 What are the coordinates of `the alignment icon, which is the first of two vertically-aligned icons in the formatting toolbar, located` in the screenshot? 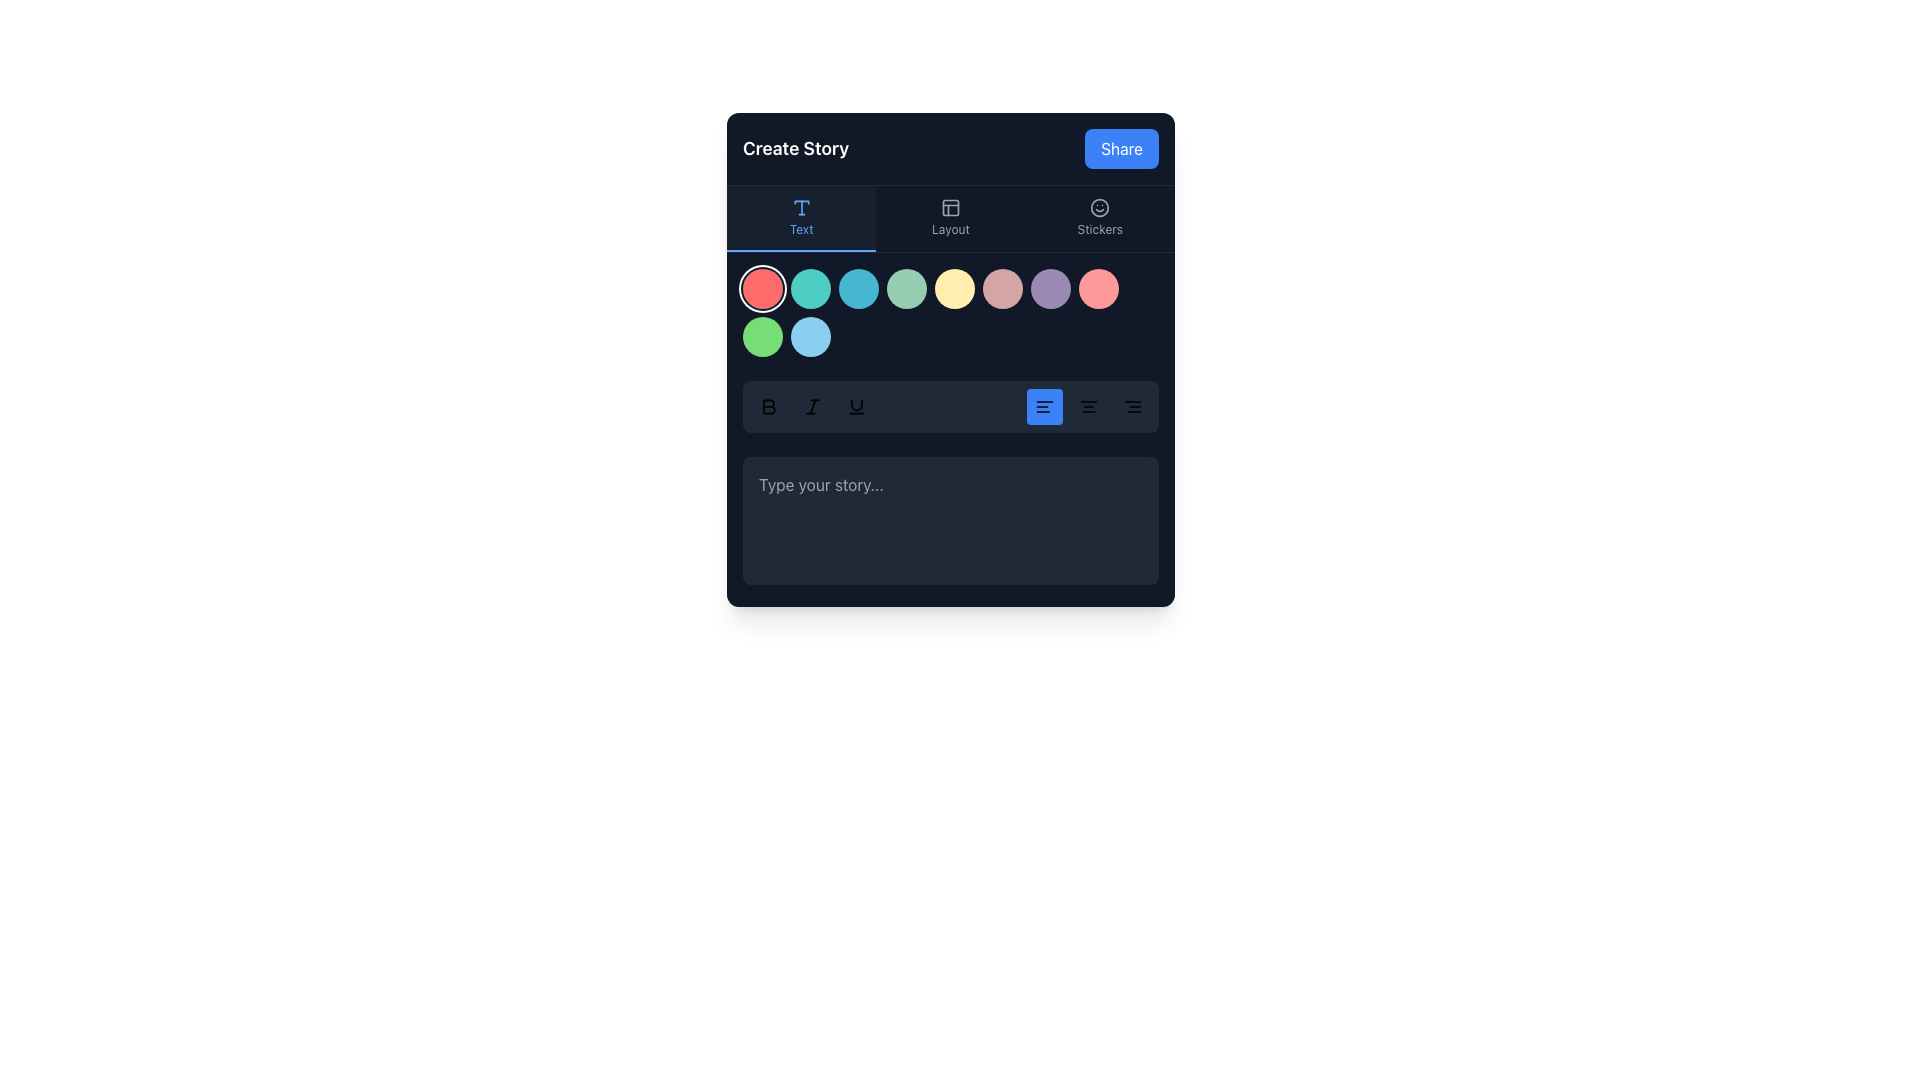 It's located at (1088, 406).